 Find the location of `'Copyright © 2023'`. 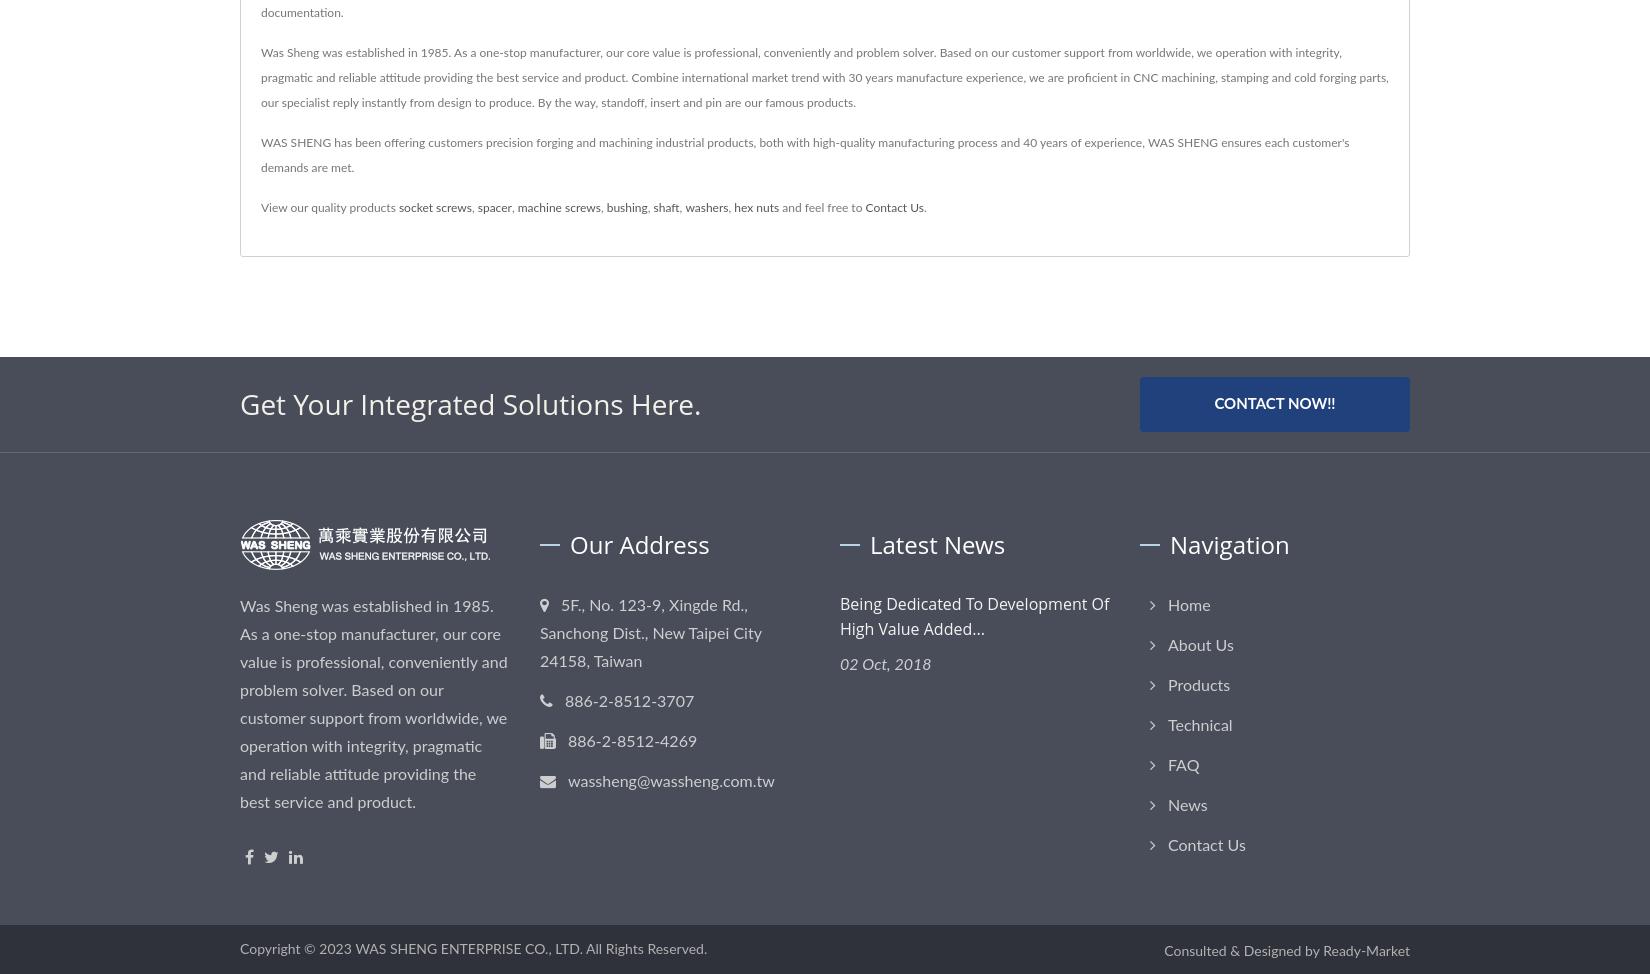

'Copyright © 2023' is located at coordinates (297, 949).